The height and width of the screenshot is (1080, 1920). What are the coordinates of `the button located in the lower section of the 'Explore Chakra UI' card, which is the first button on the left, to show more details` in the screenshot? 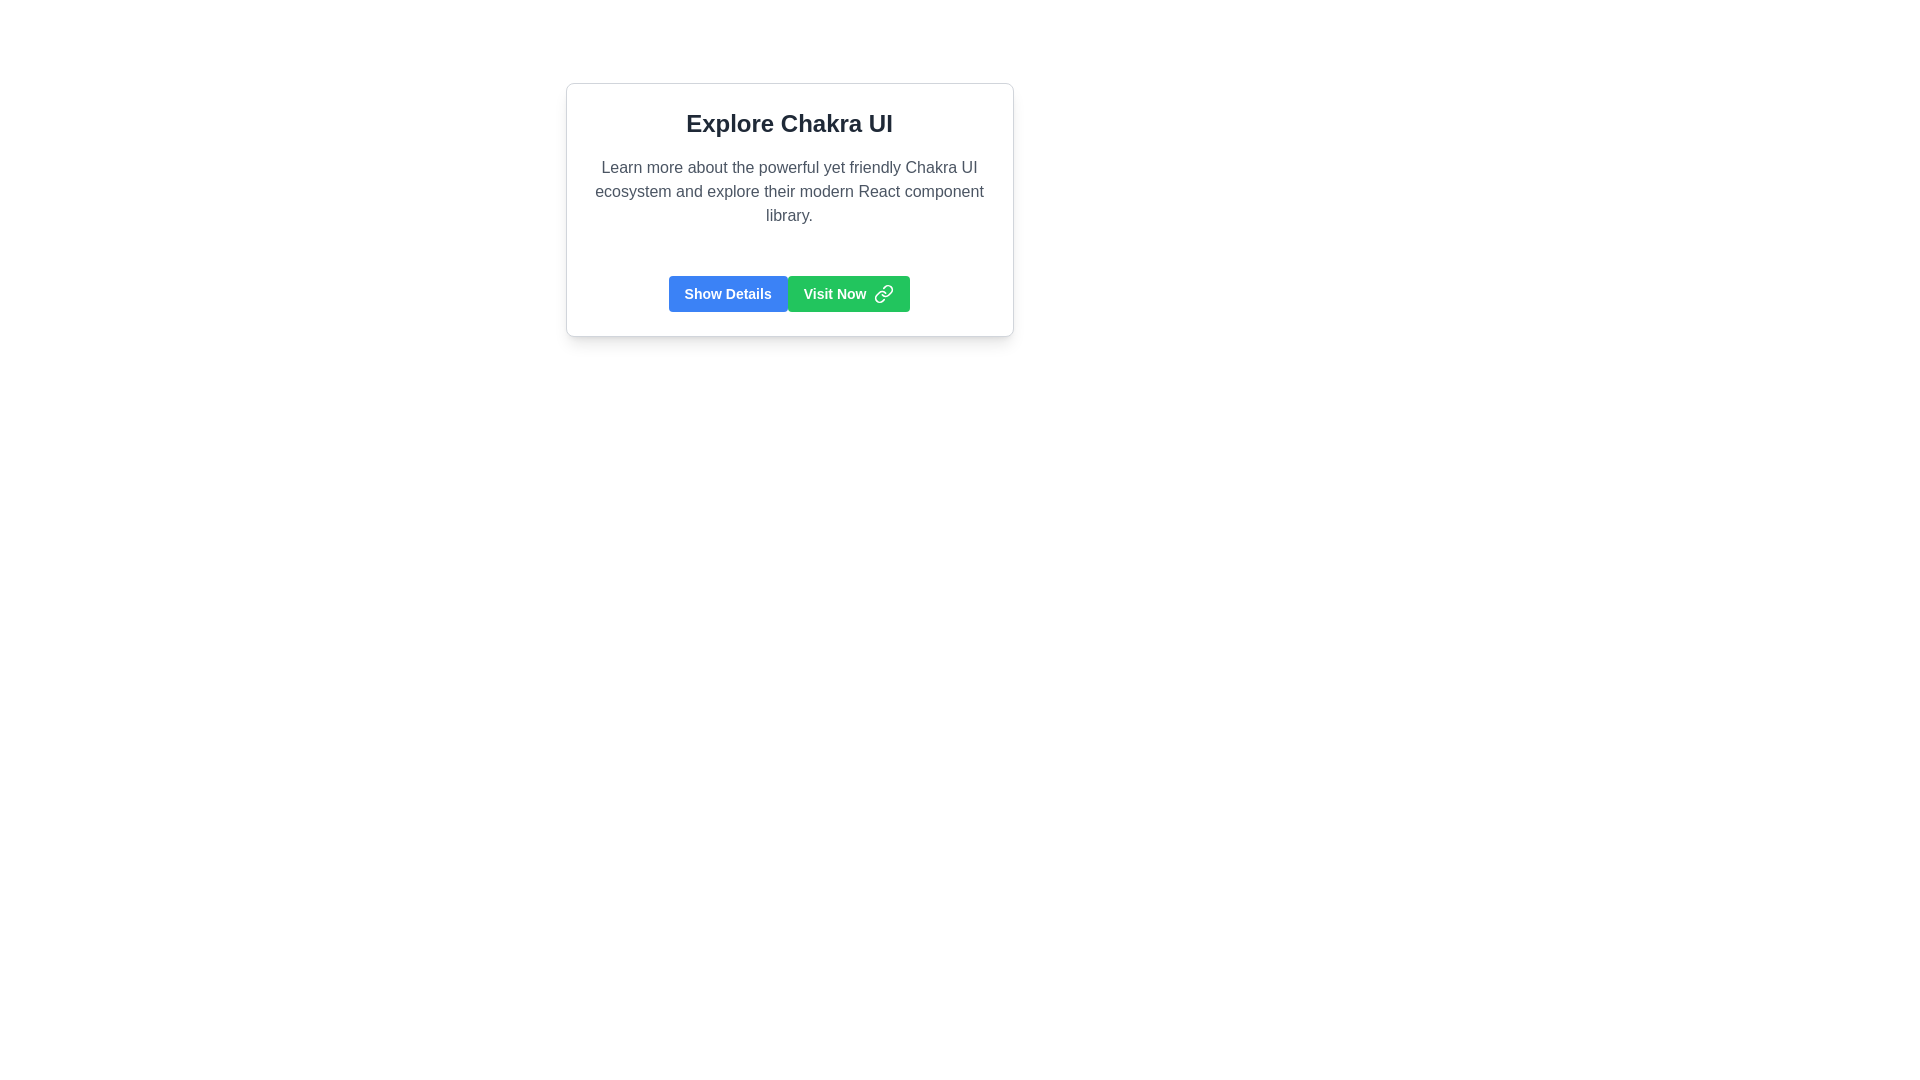 It's located at (727, 293).